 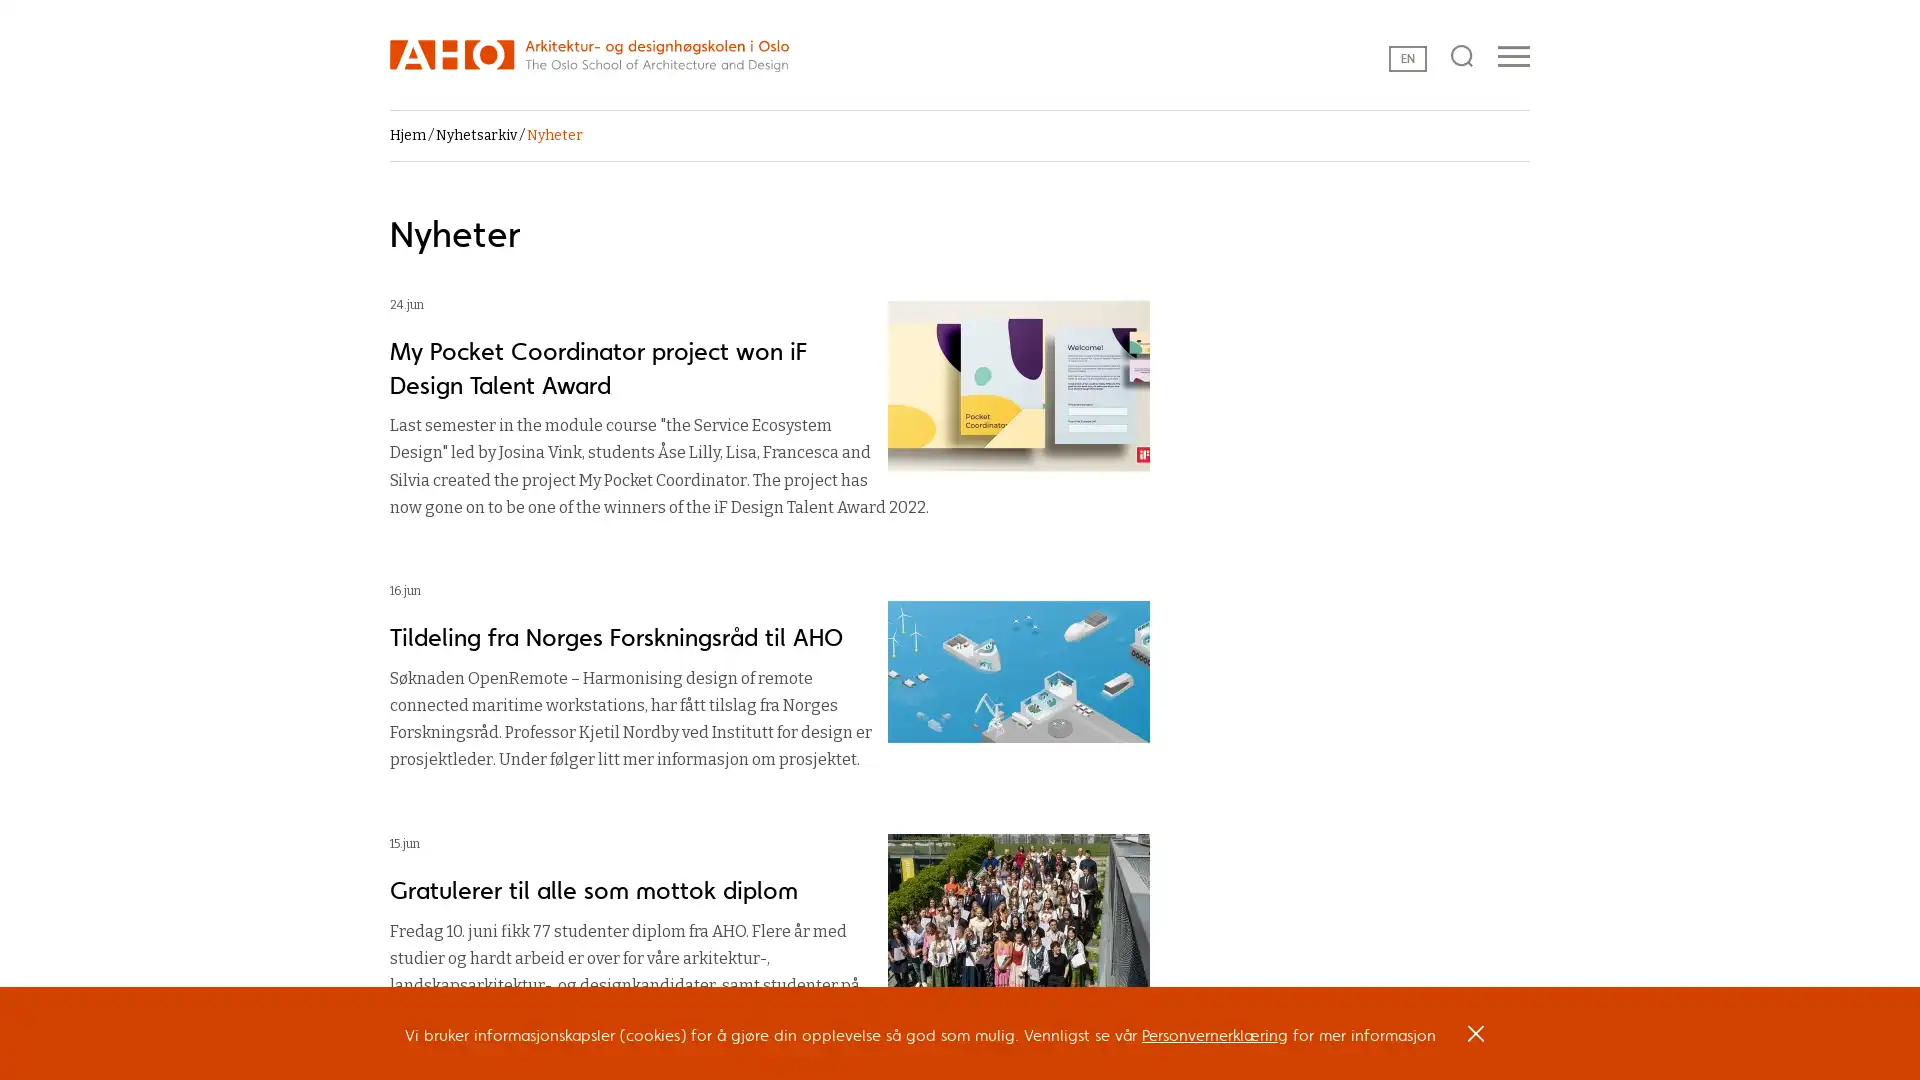 I want to click on OK, I agree, so click(x=1476, y=1040).